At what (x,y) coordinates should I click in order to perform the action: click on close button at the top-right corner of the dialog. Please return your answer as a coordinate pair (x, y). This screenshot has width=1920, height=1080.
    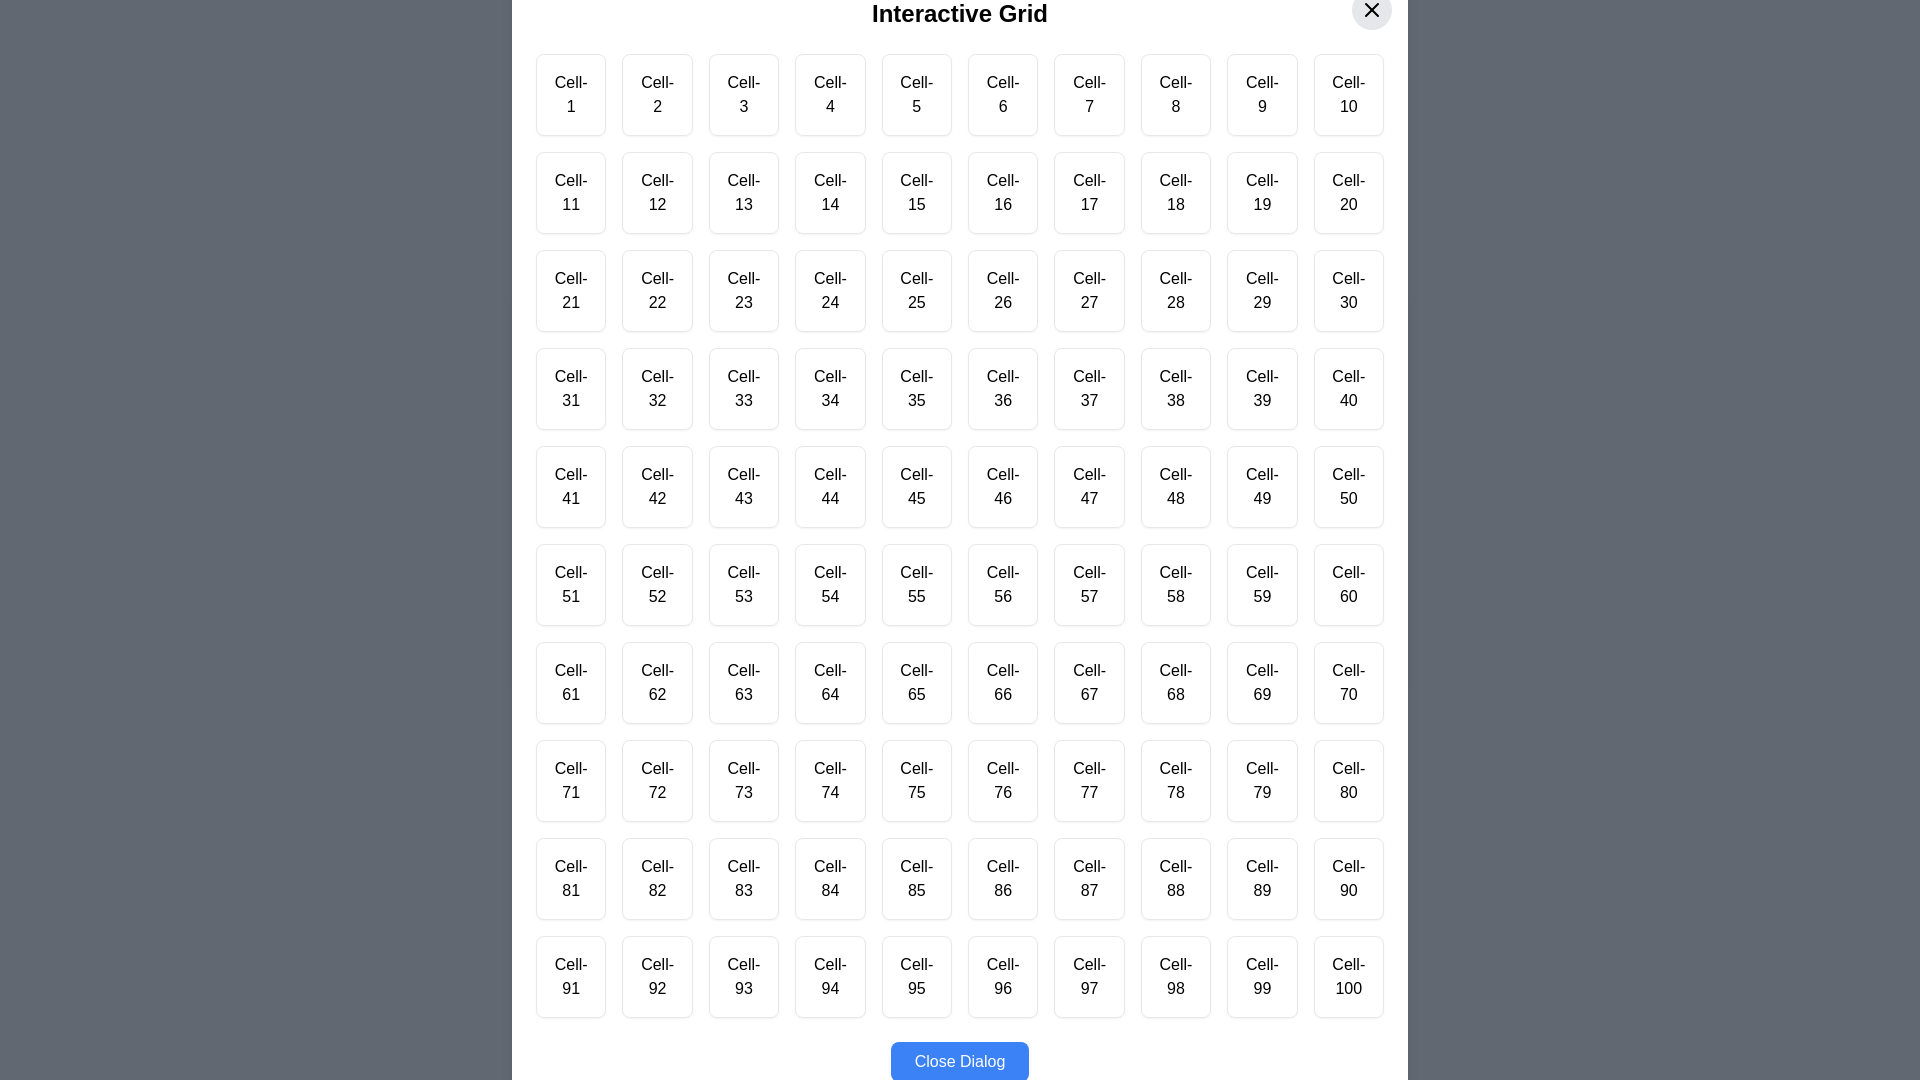
    Looking at the image, I should click on (1371, 10).